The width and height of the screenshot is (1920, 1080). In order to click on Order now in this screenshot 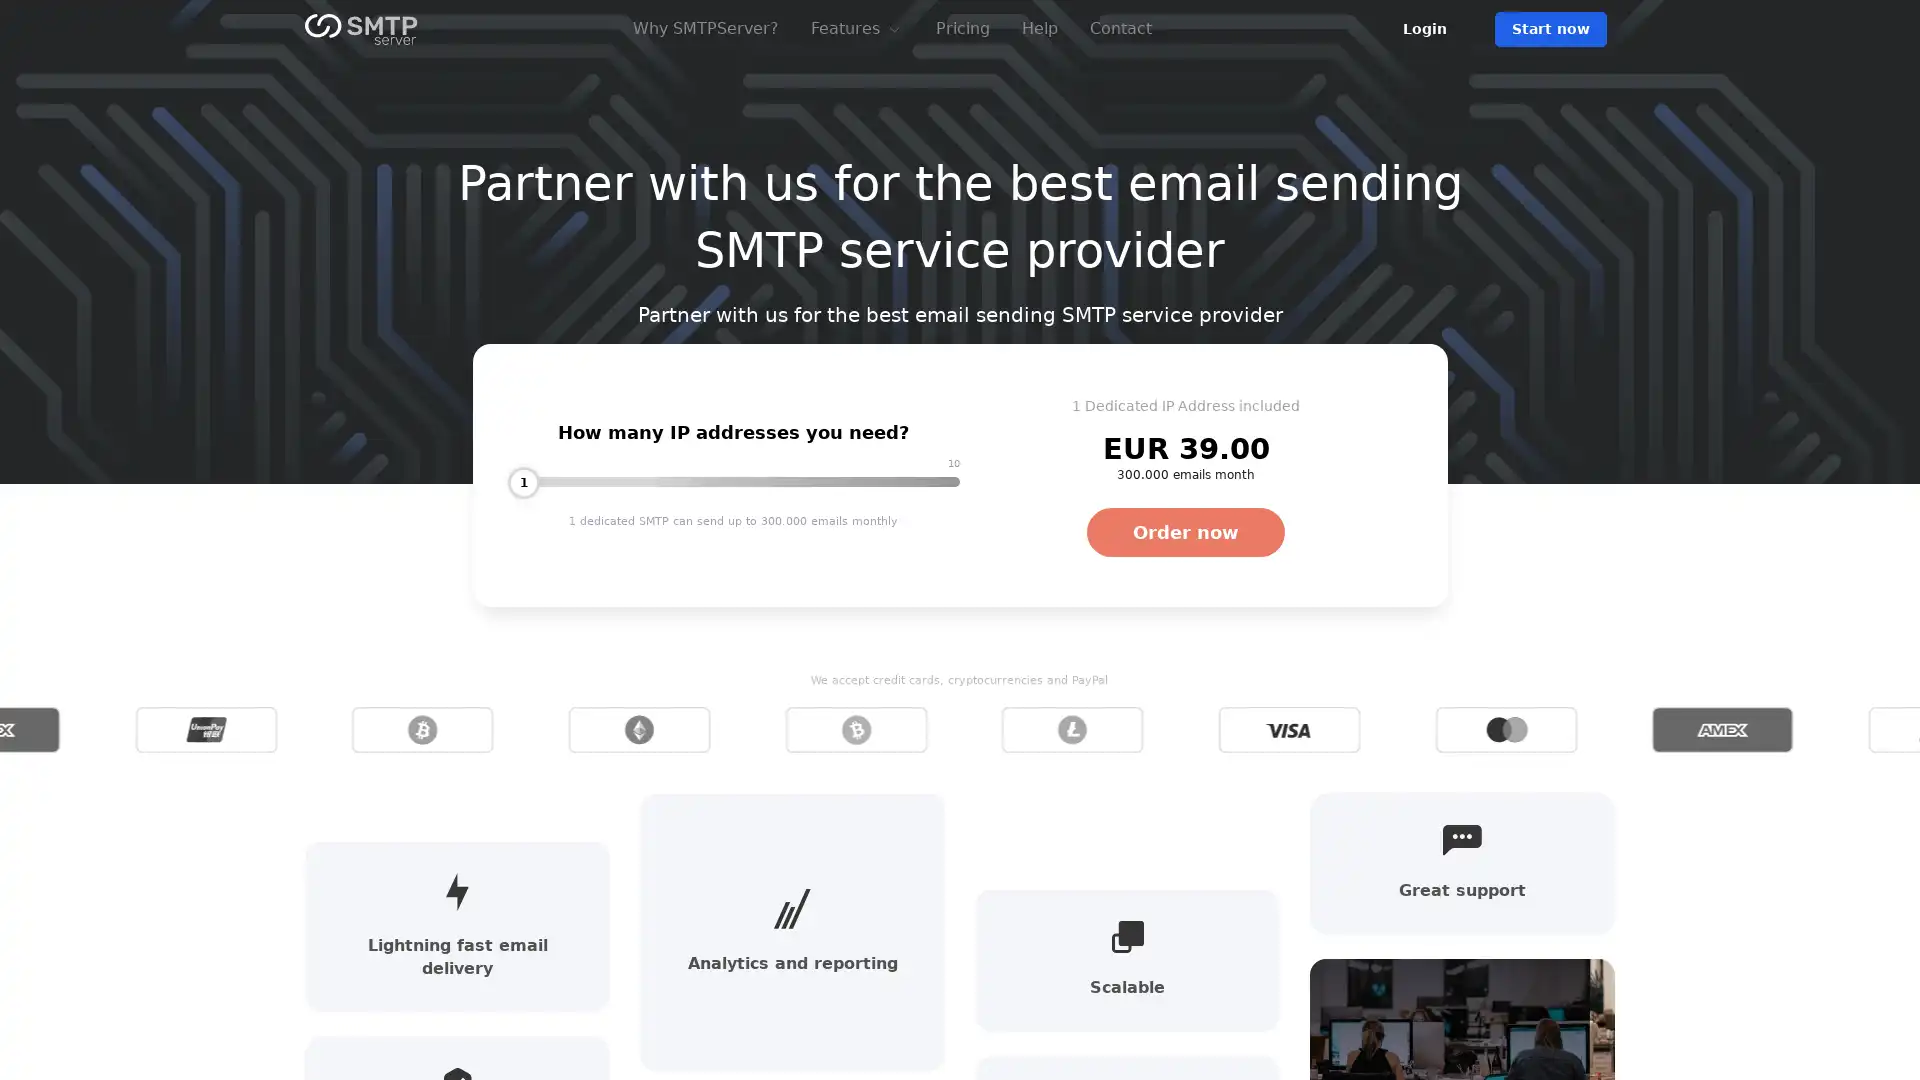, I will do `click(1185, 530)`.